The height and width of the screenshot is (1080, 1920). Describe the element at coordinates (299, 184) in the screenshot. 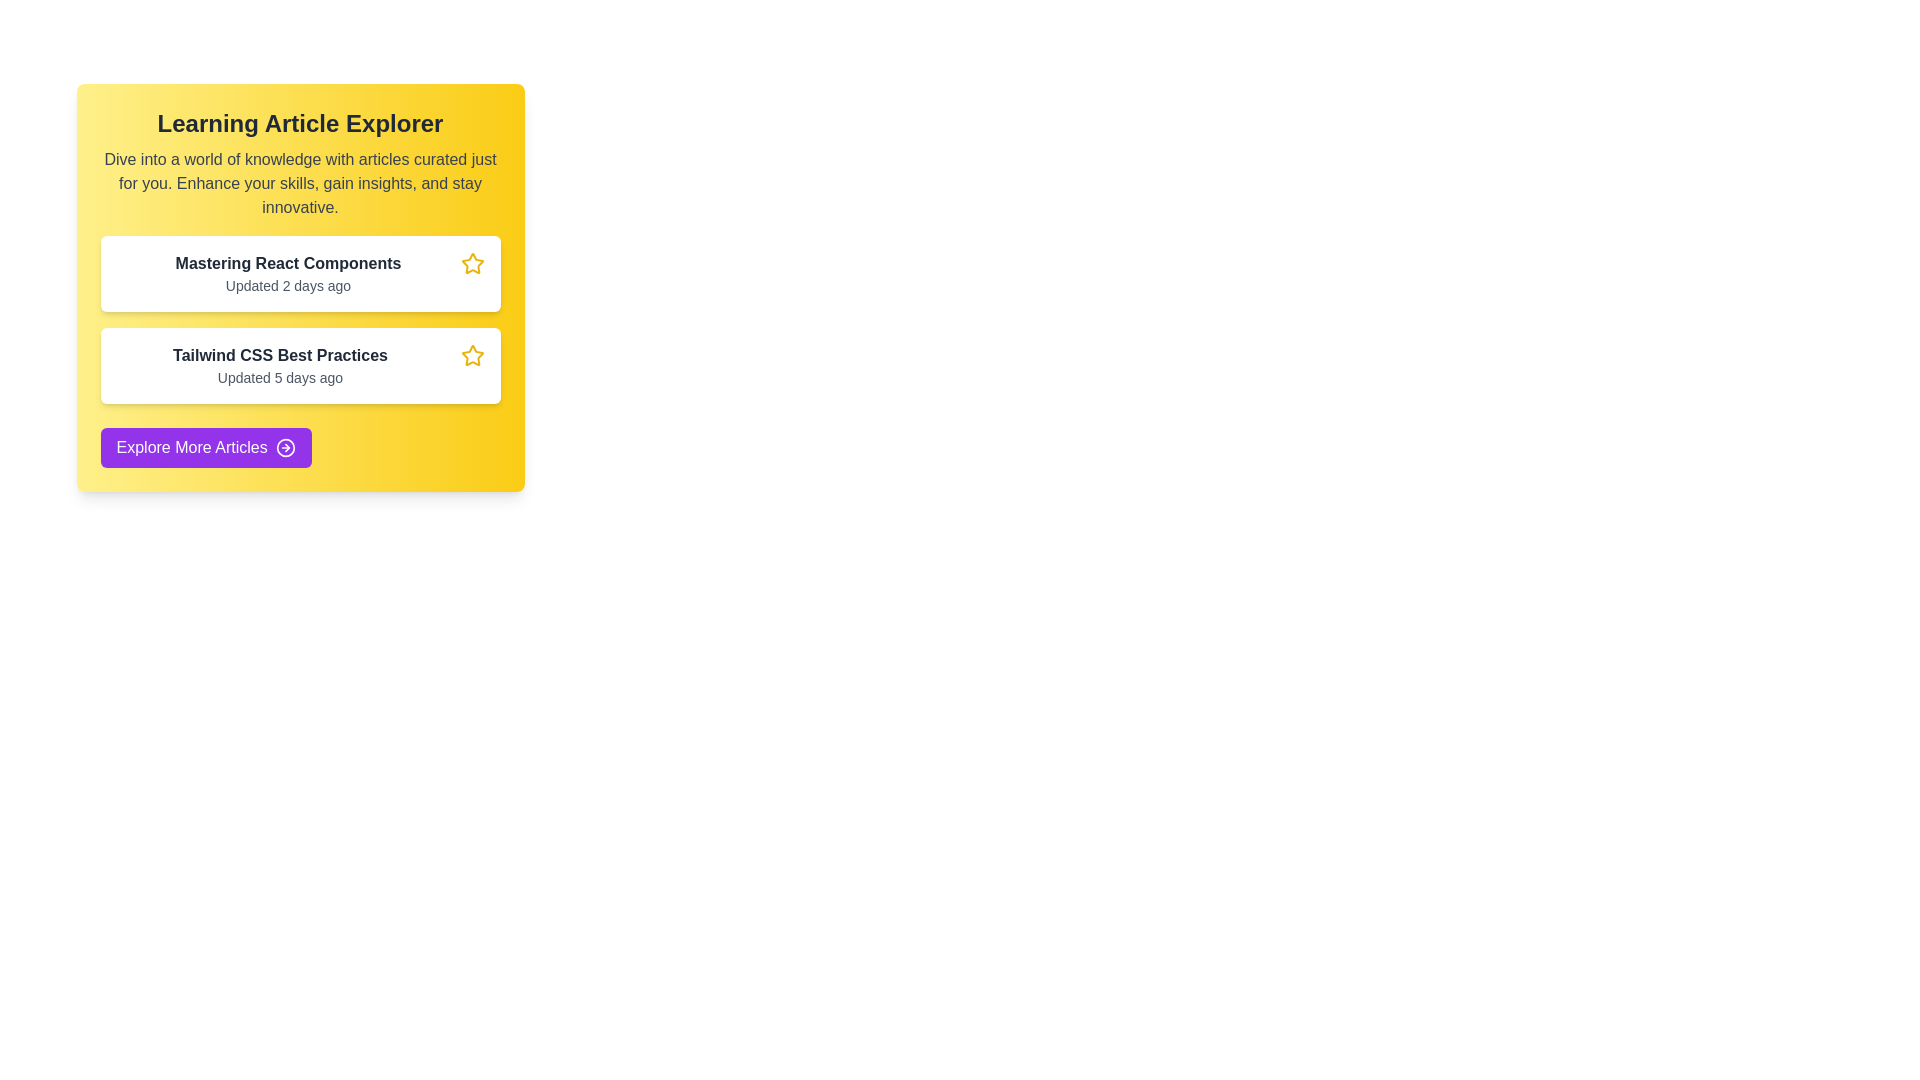

I see `the text block containing the message 'Dive into a world of knowledge with articles curated just for you...'` at that location.